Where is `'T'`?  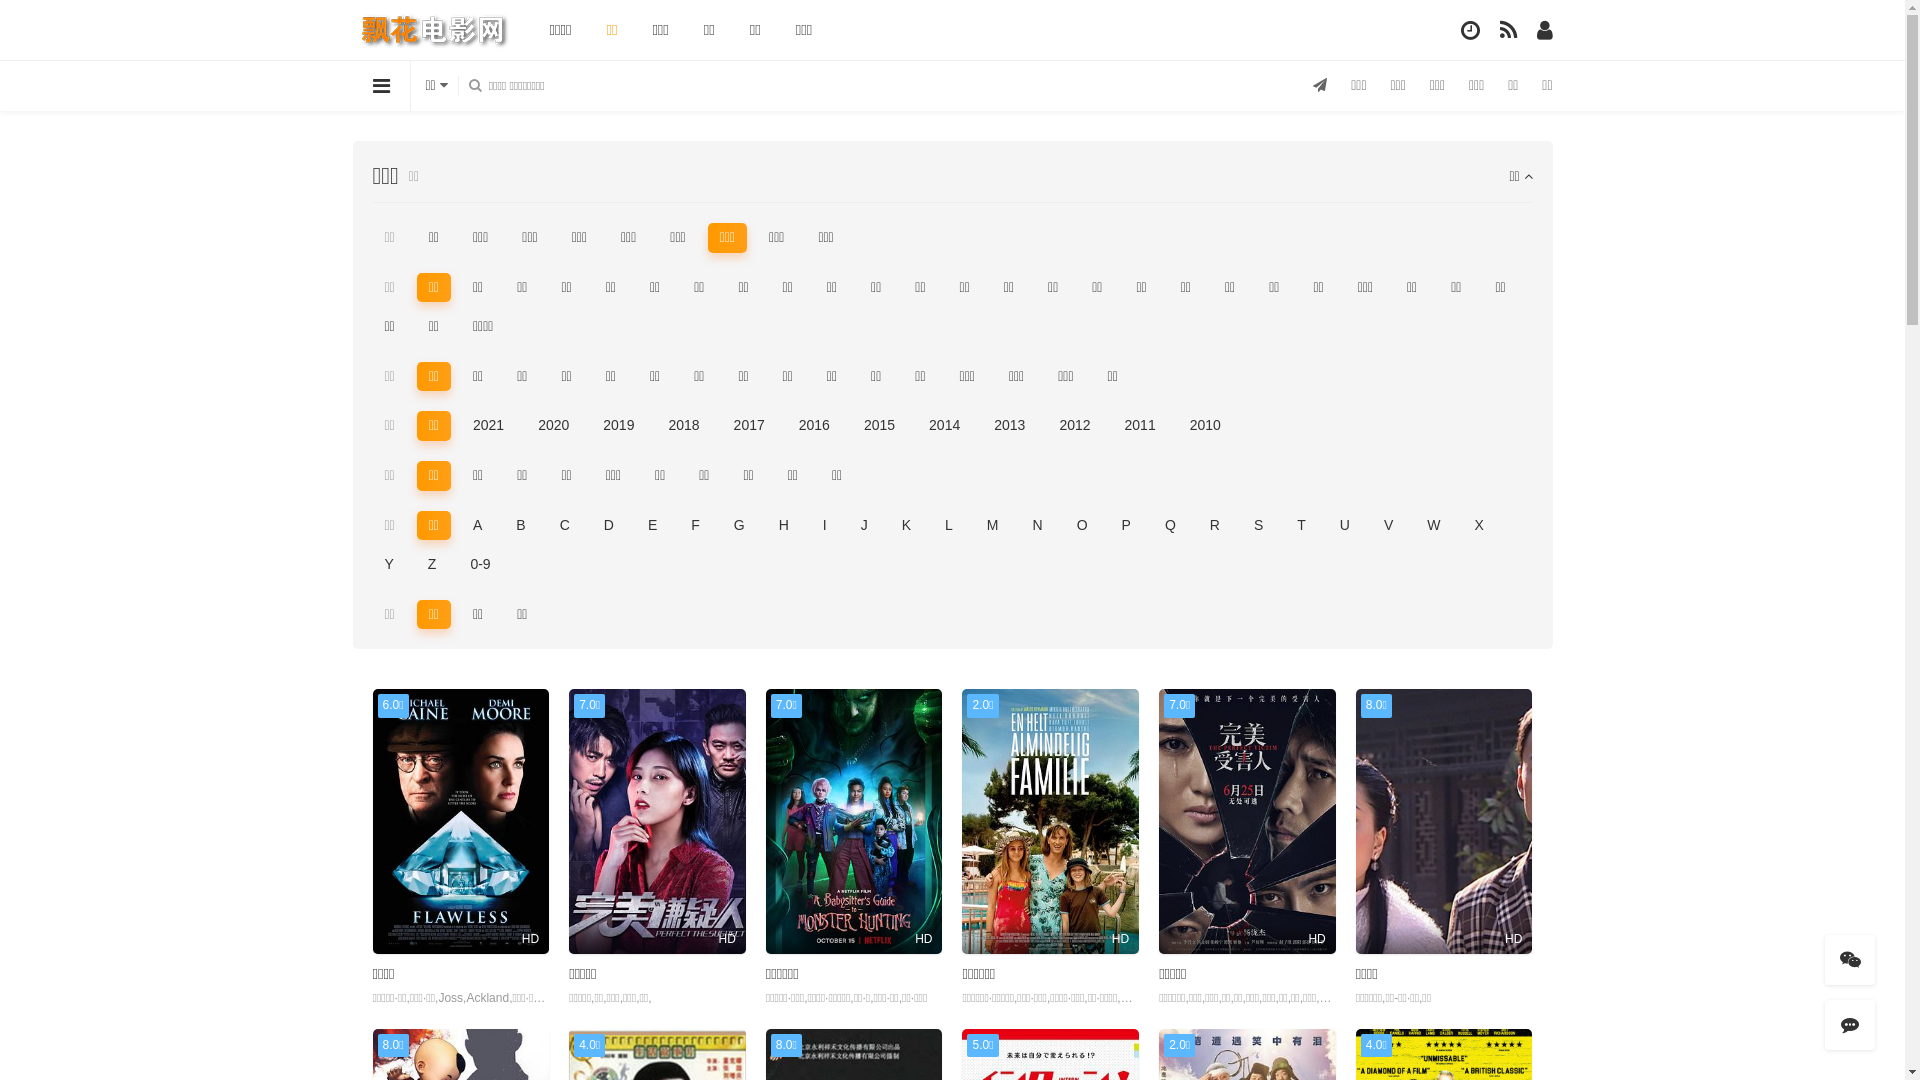
'T' is located at coordinates (1301, 524).